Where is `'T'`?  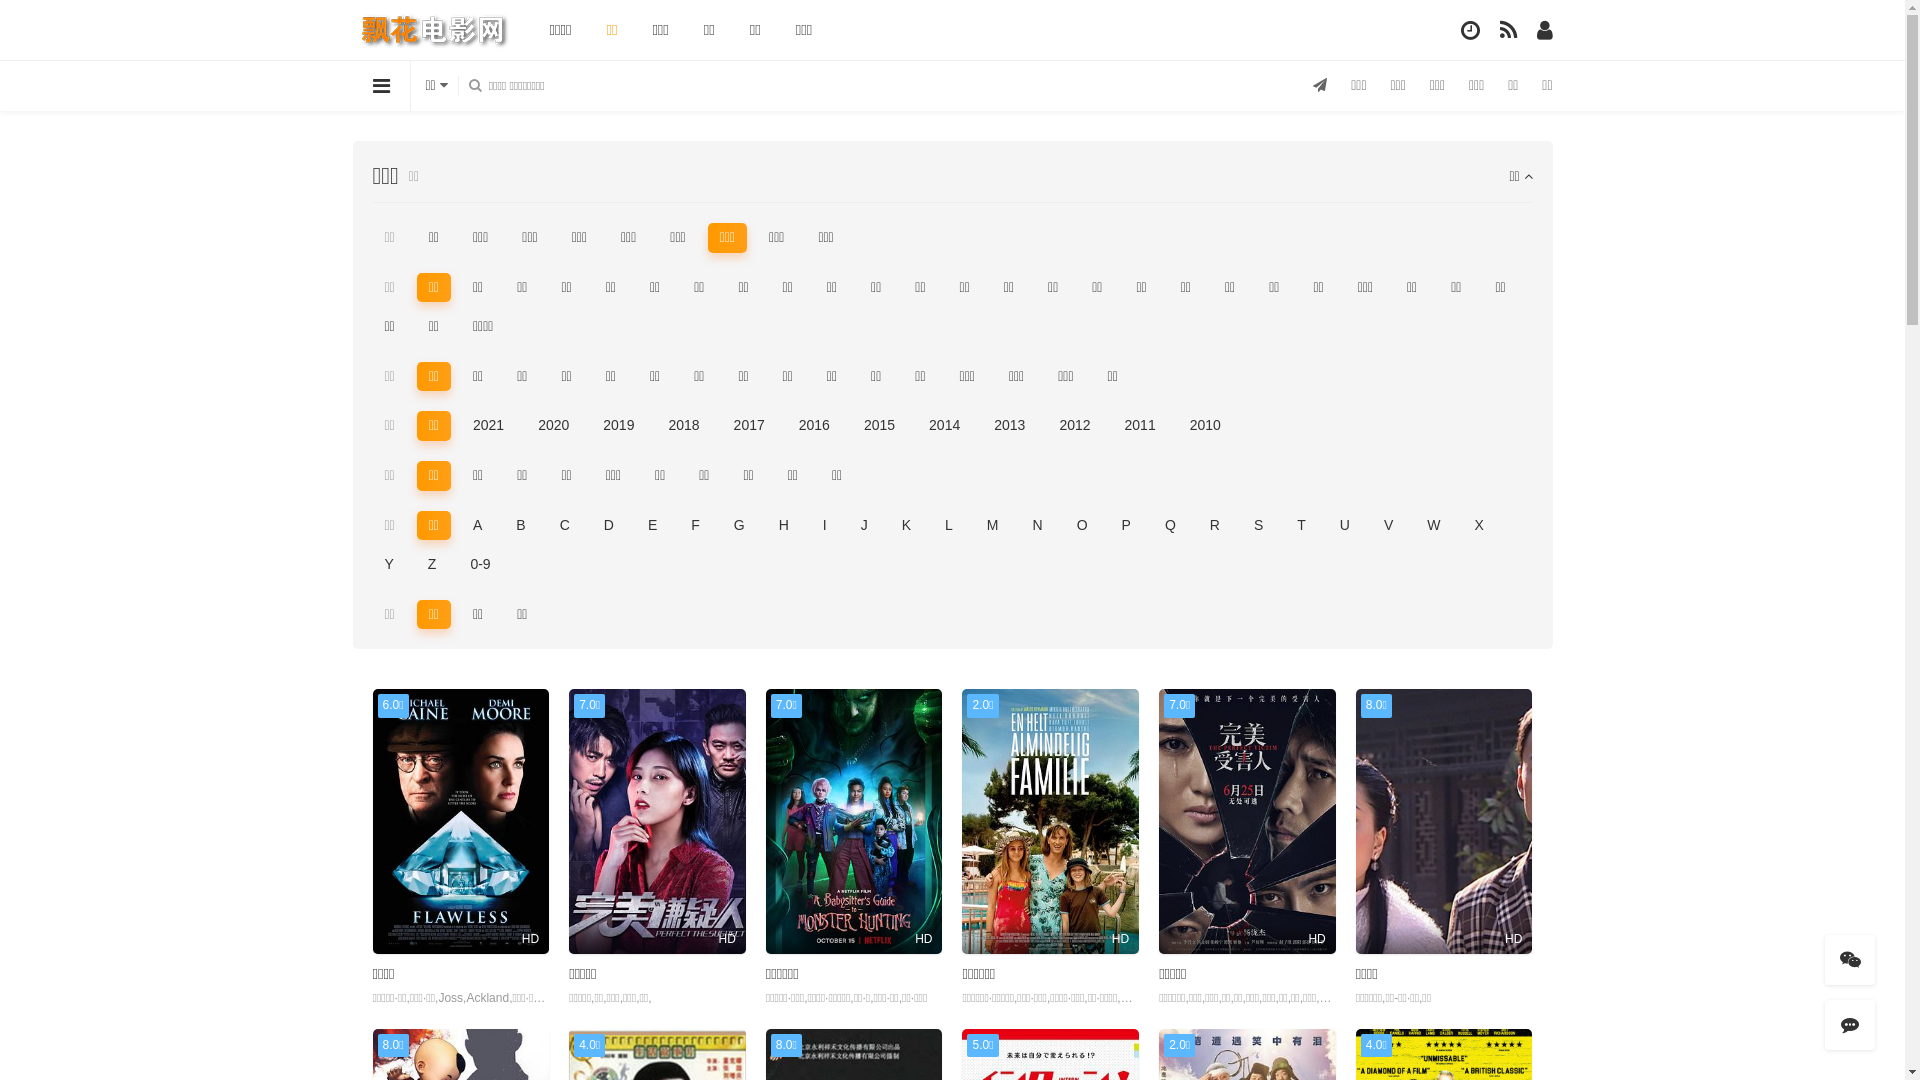
'T' is located at coordinates (1301, 524).